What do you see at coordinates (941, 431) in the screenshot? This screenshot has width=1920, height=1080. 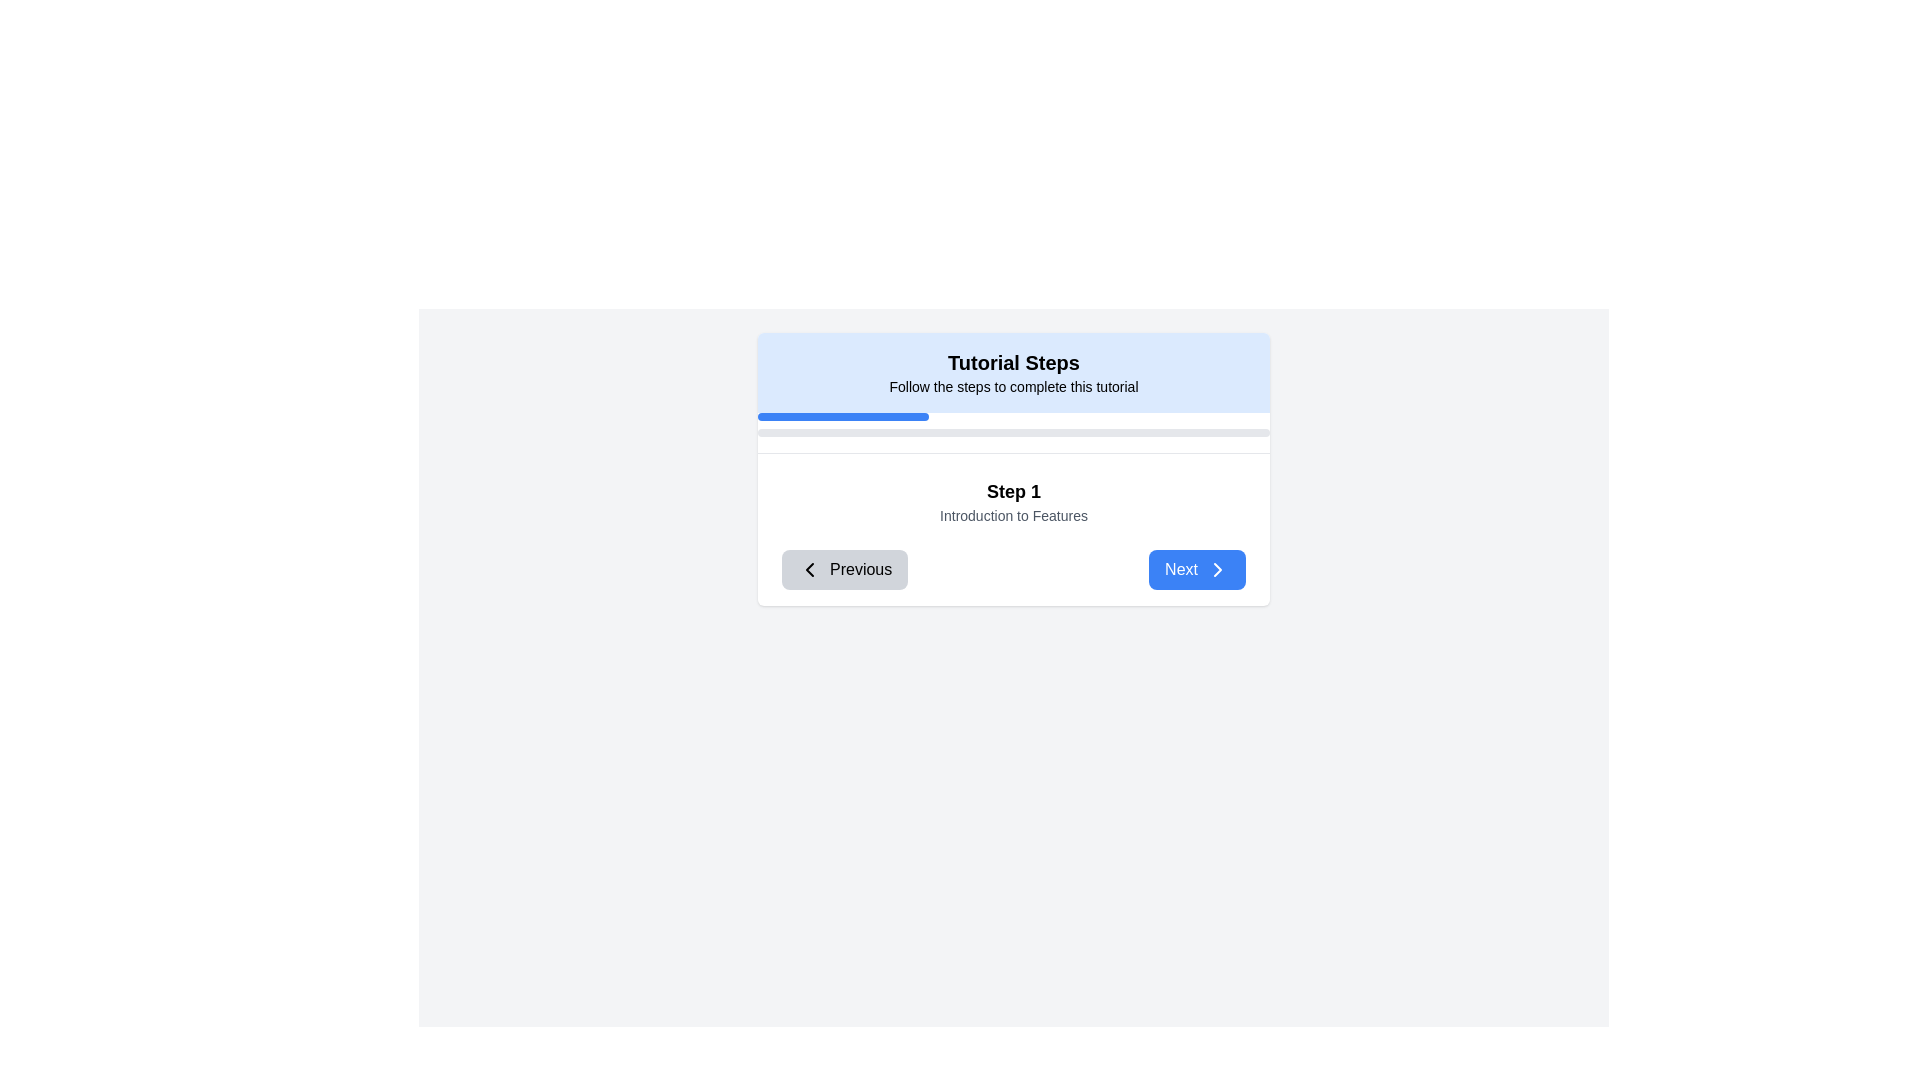 I see `the progress bar completion` at bounding box center [941, 431].